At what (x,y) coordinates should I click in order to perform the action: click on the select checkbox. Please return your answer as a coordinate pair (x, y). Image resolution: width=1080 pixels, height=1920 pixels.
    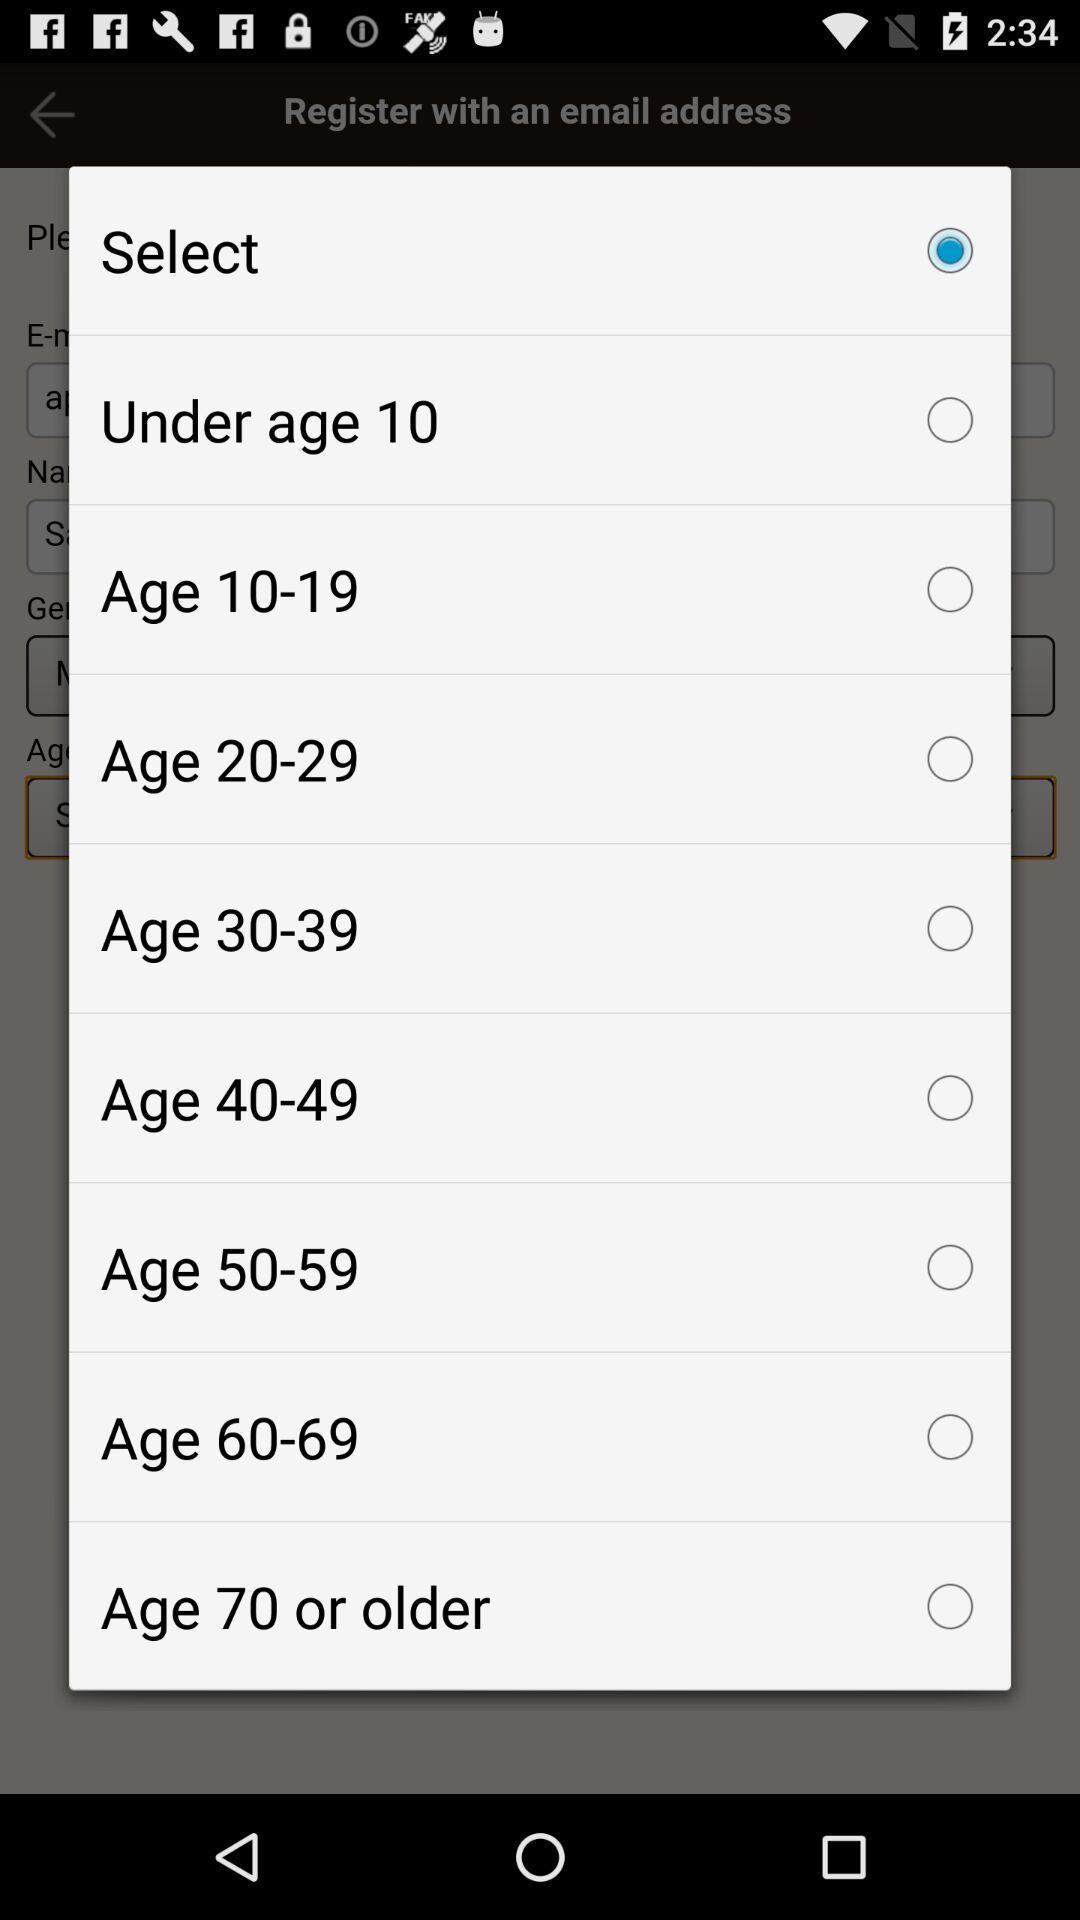
    Looking at the image, I should click on (540, 249).